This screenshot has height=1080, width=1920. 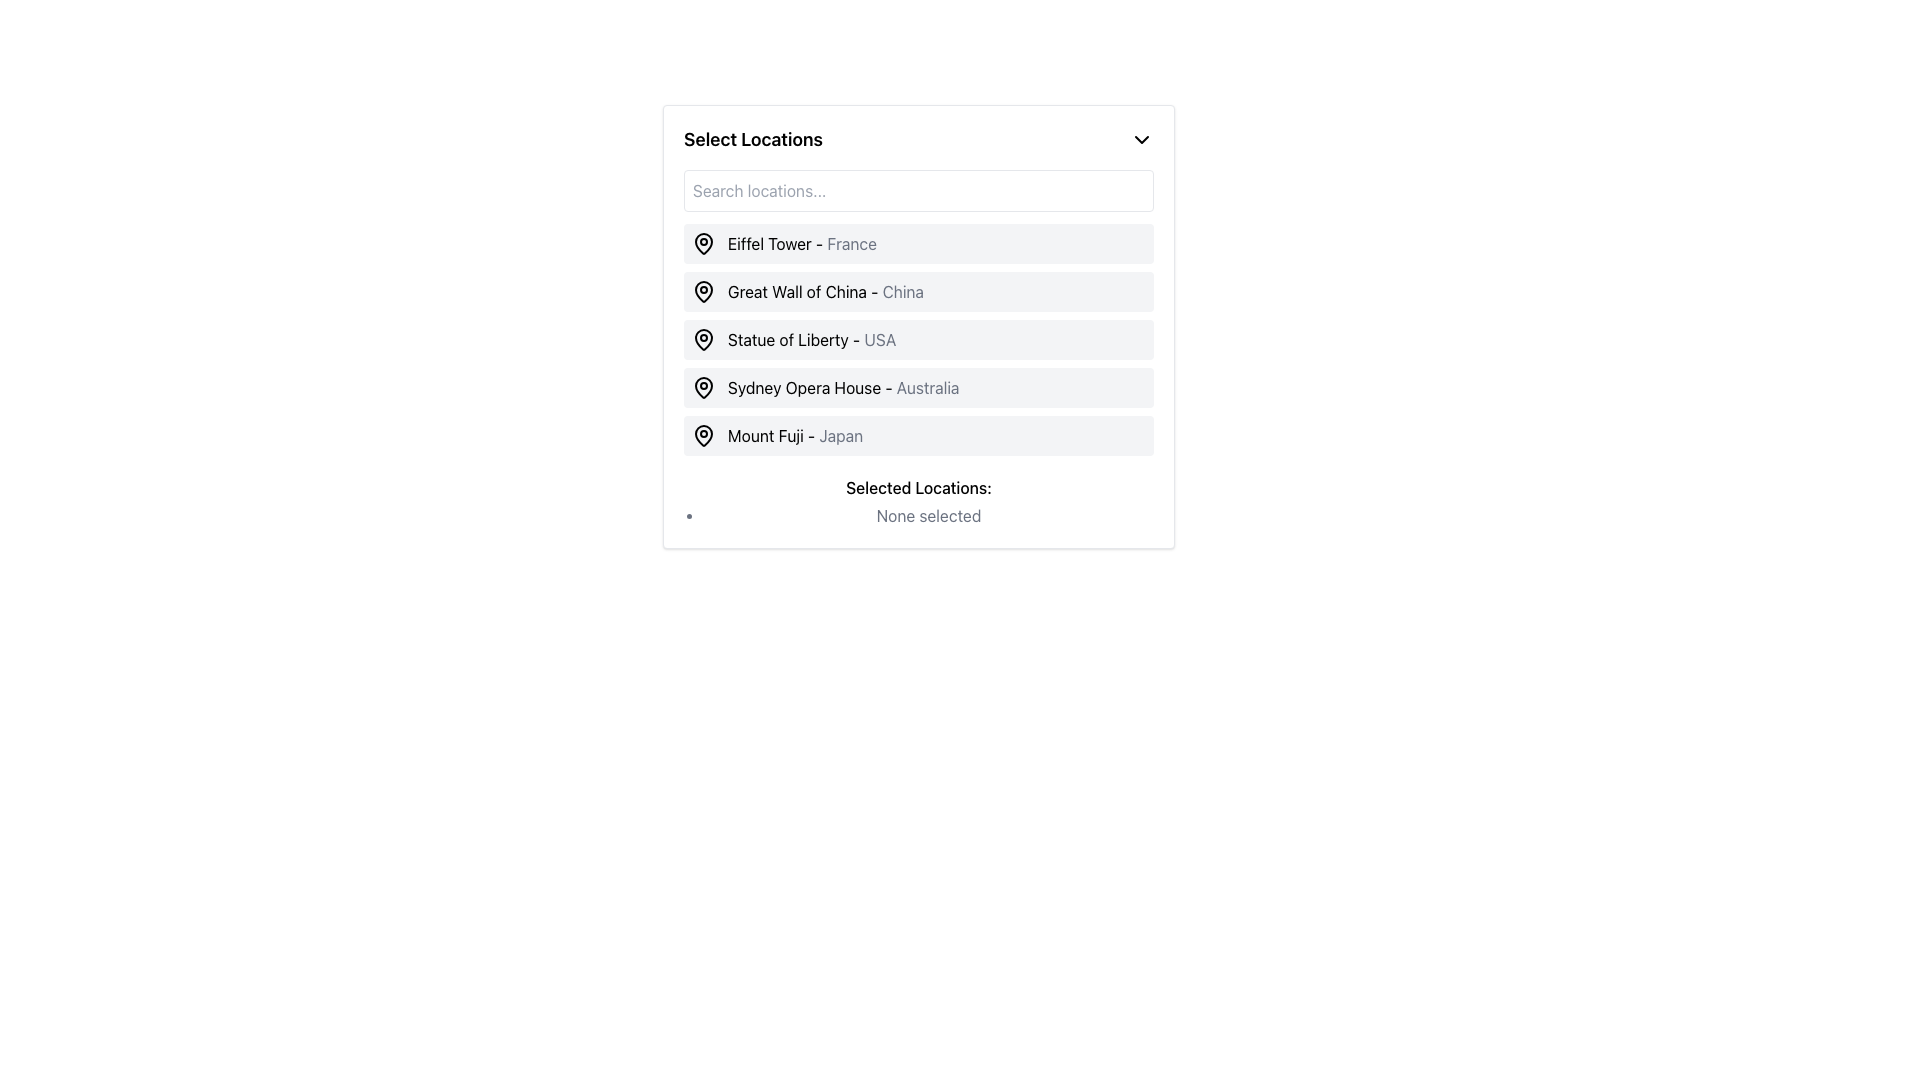 What do you see at coordinates (880, 338) in the screenshot?
I see `the text label providing the country name associated with the 'Statue of Liberty', located to the far right side of the text in the third row` at bounding box center [880, 338].